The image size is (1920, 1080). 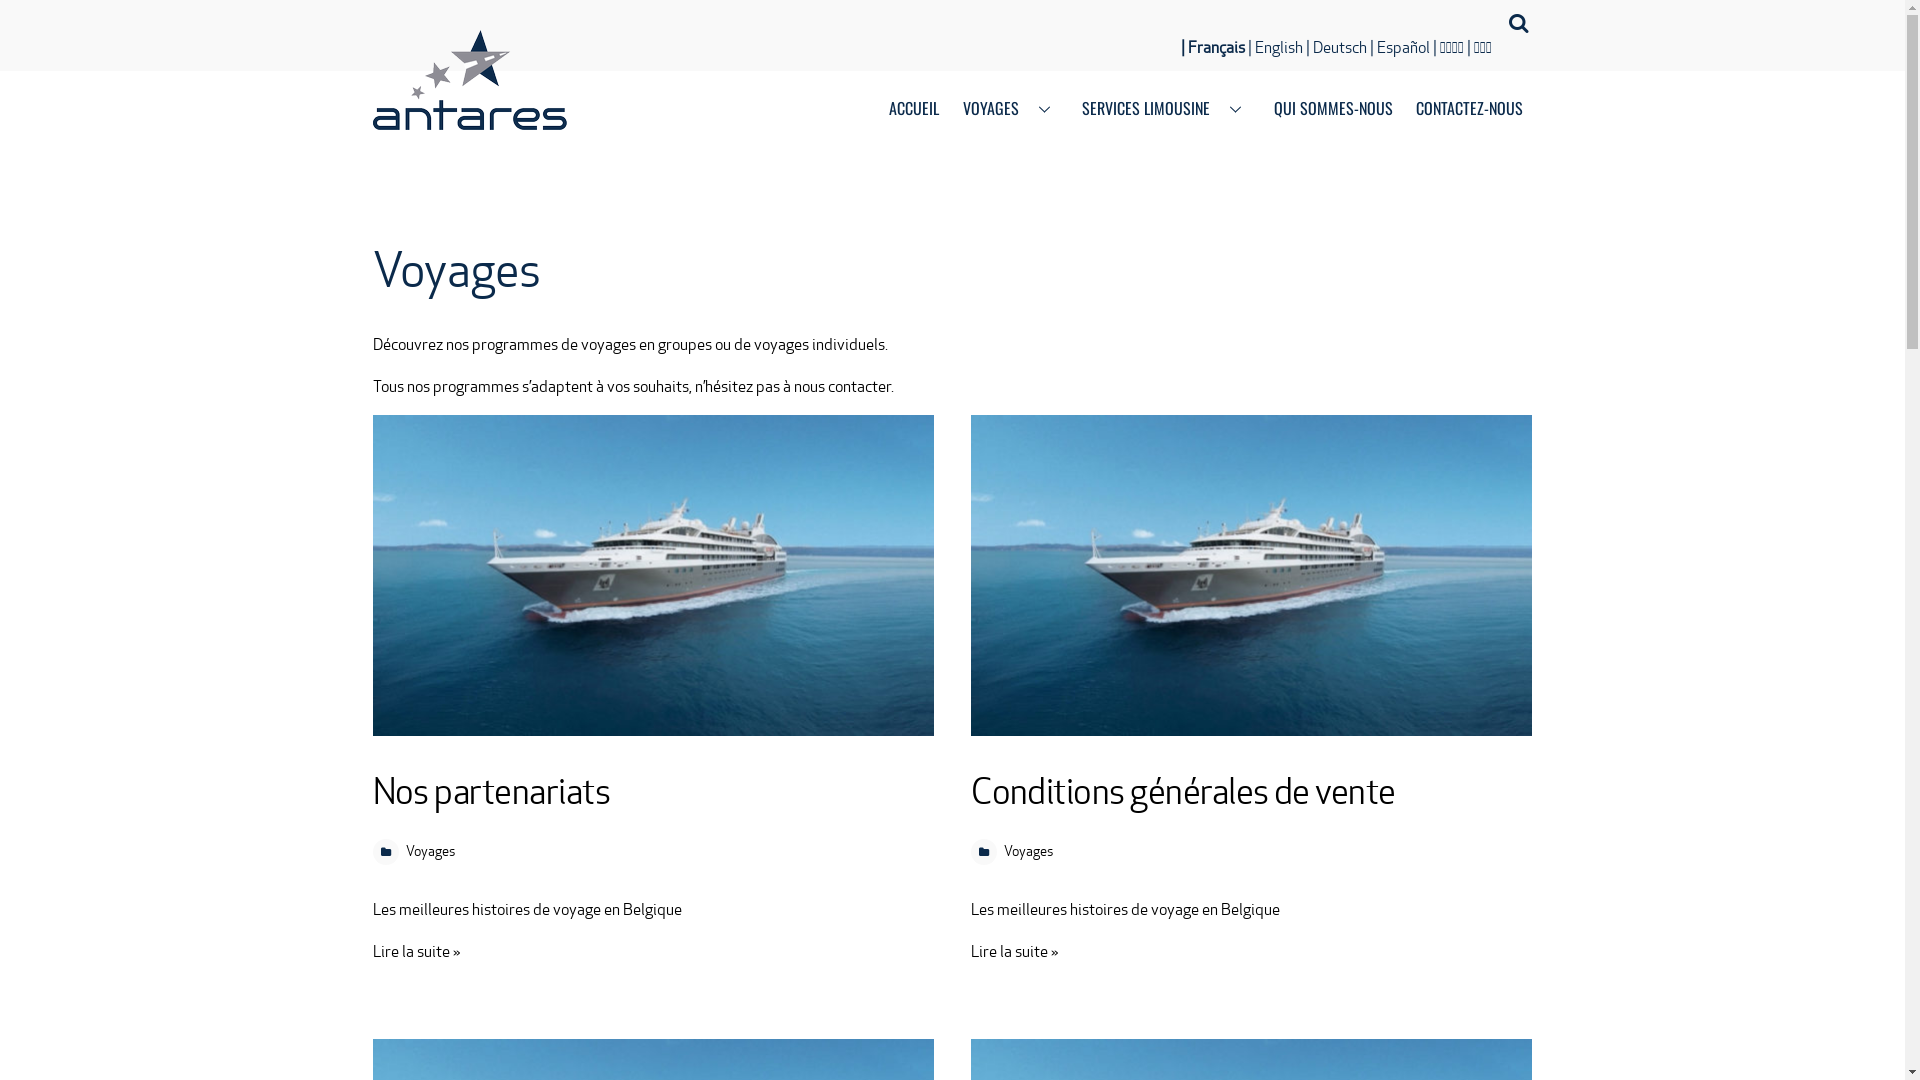 I want to click on 'ACCUEIL', so click(x=913, y=110).